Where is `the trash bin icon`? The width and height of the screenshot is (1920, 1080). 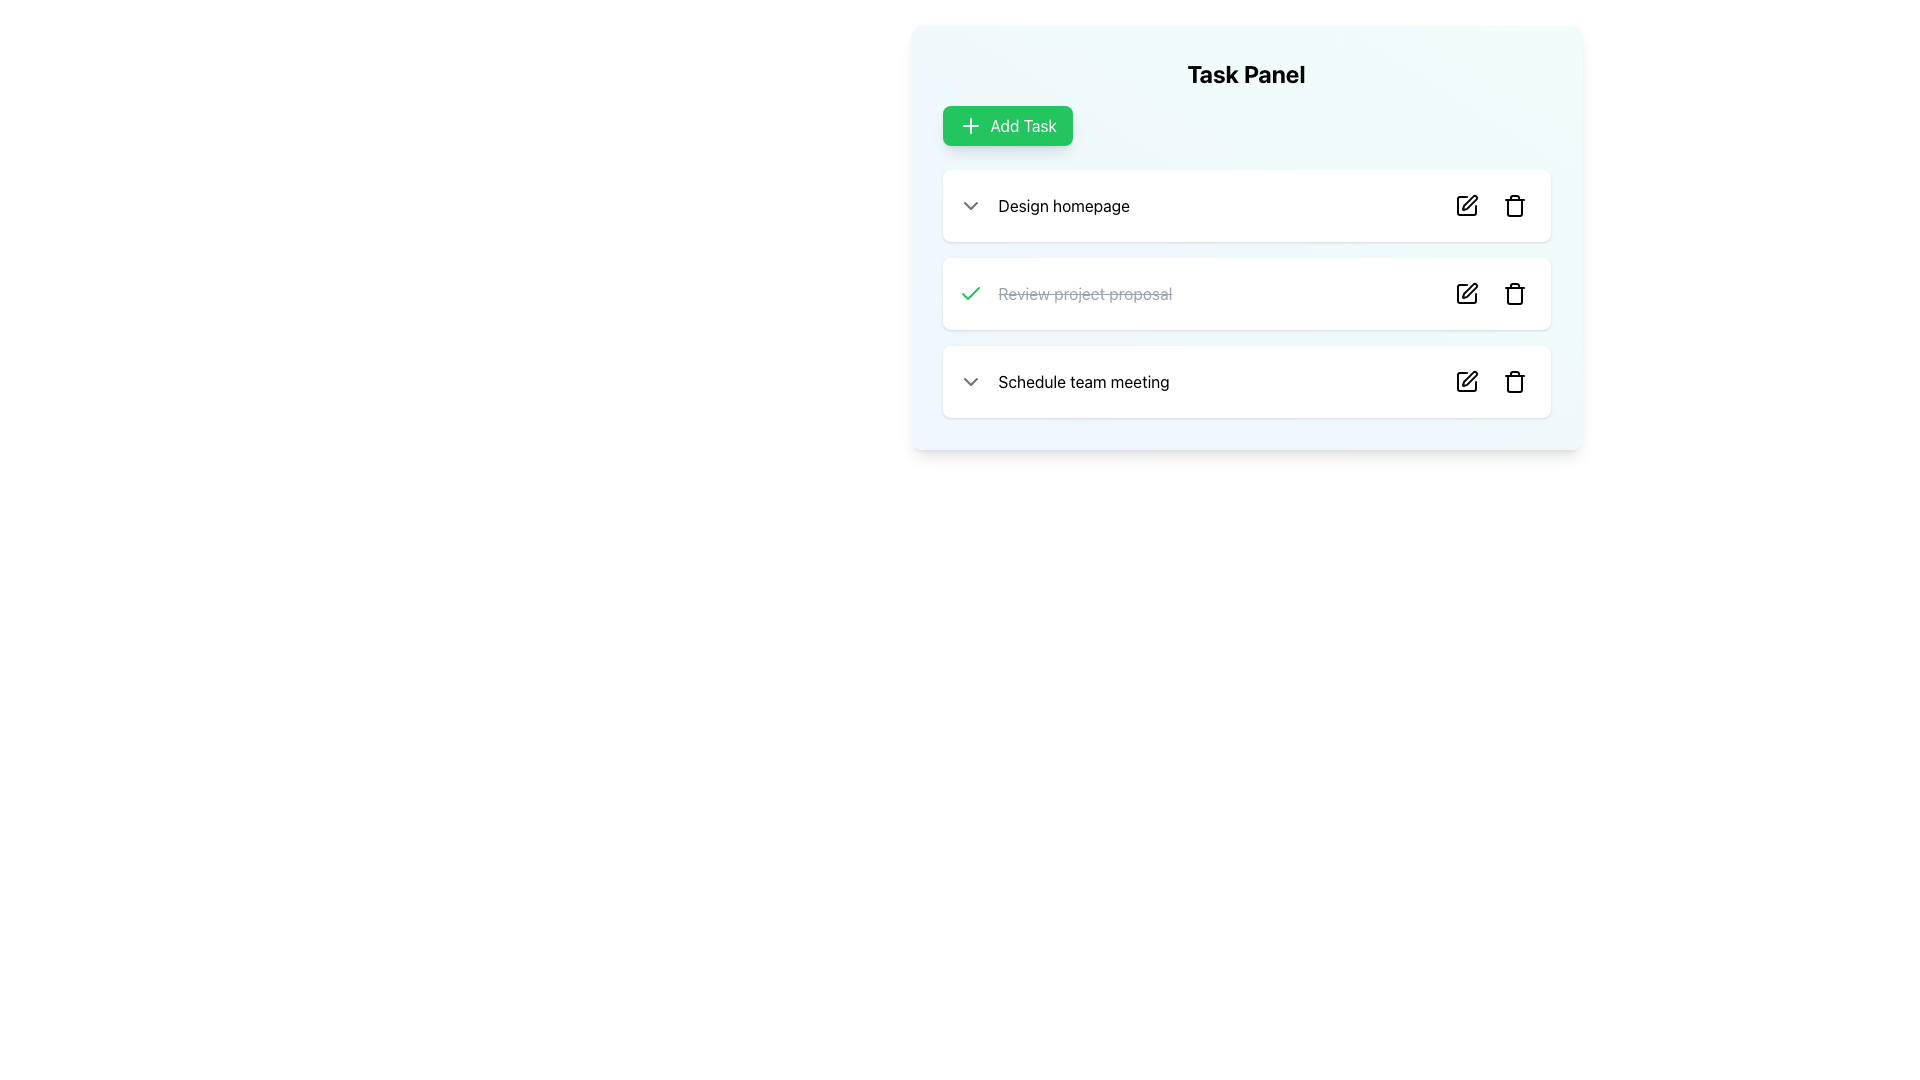 the trash bin icon is located at coordinates (1514, 381).